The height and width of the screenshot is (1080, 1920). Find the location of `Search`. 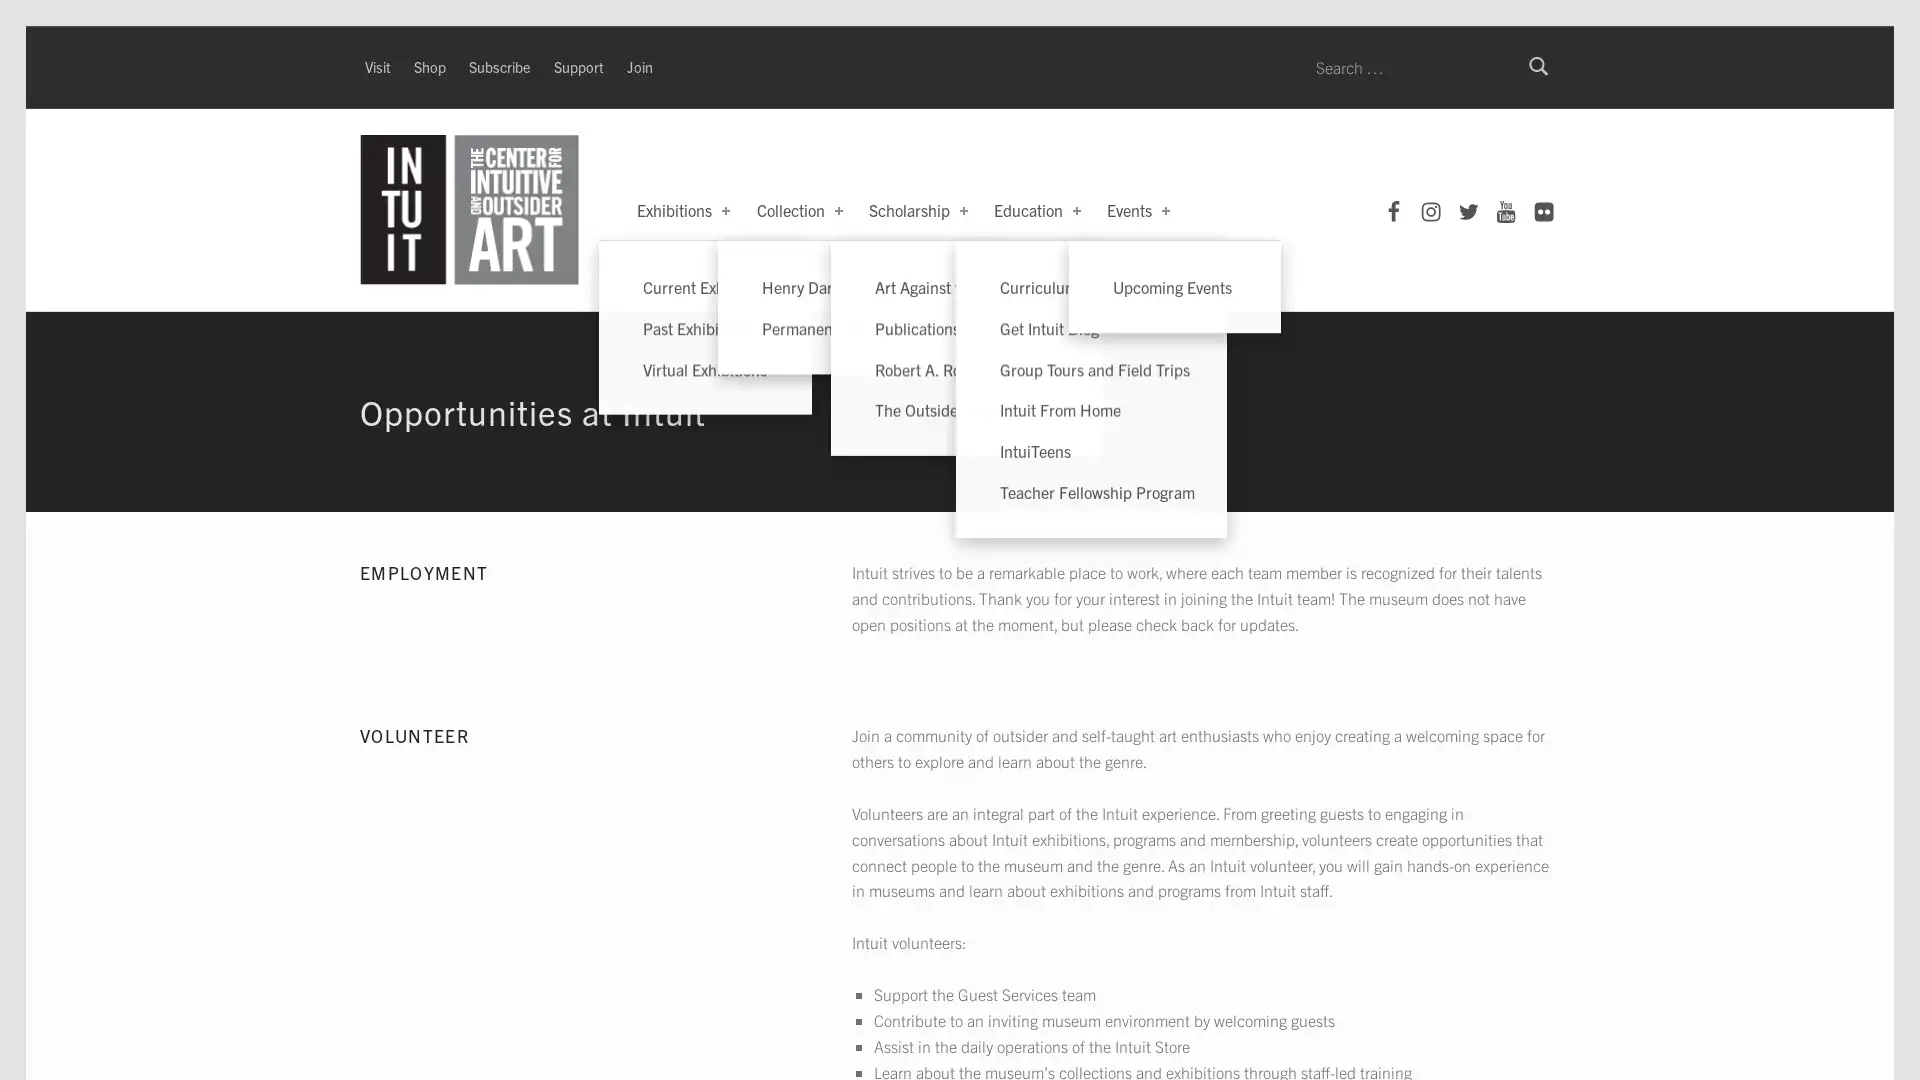

Search is located at coordinates (1536, 53).